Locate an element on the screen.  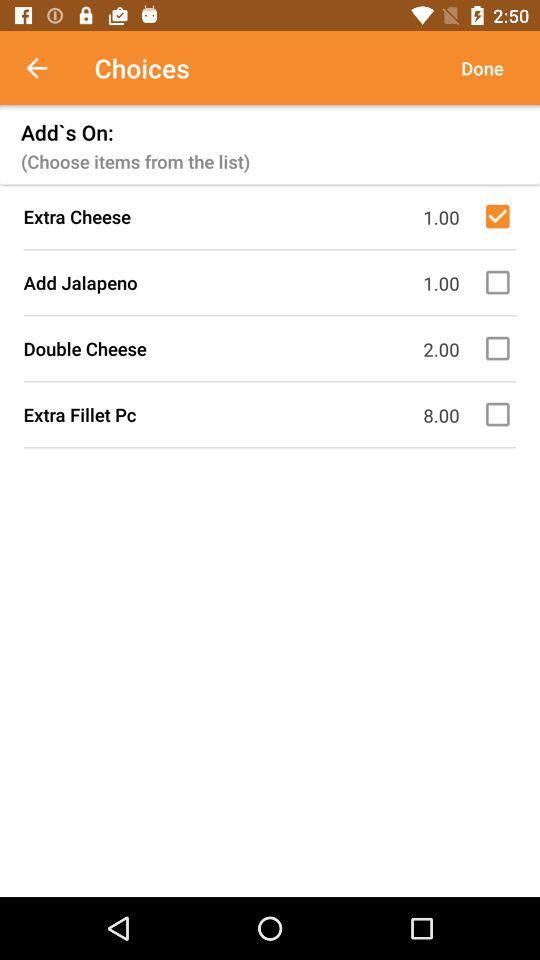
the done icon is located at coordinates (481, 68).